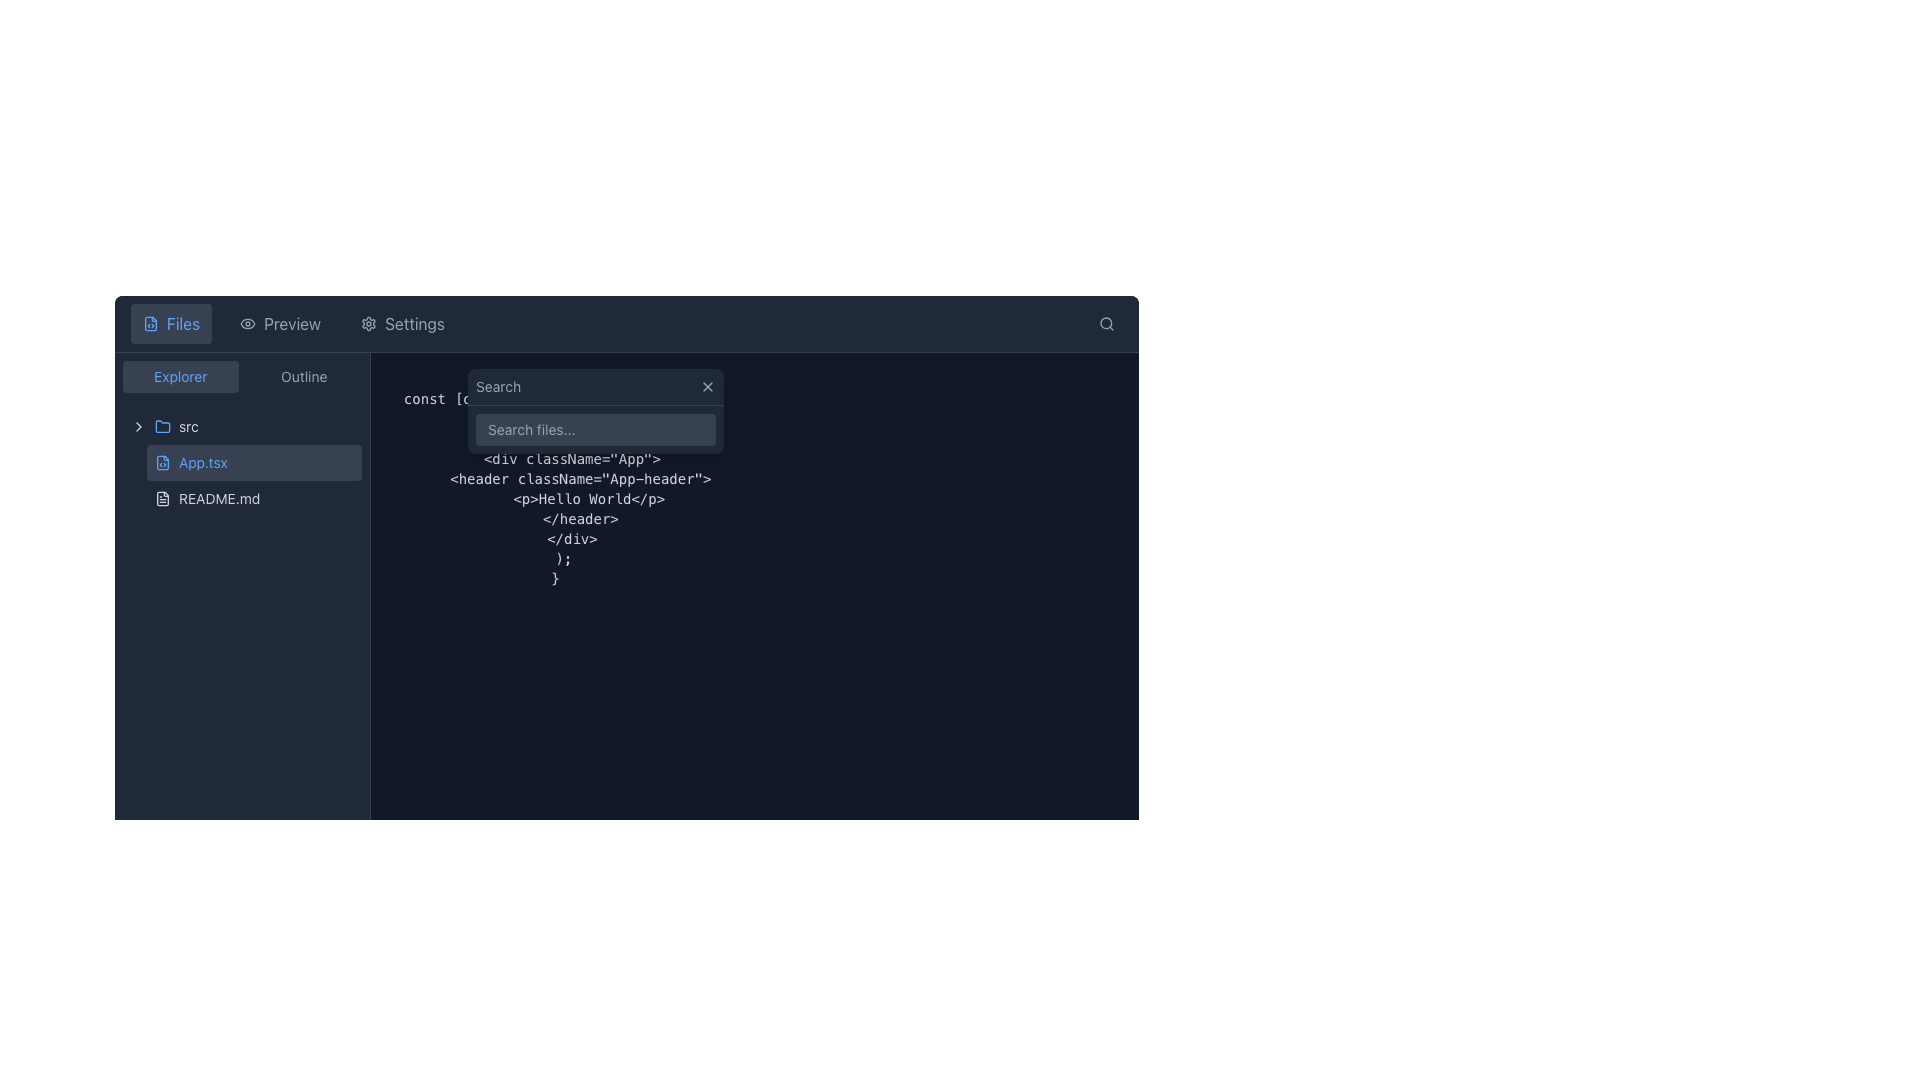  Describe the element at coordinates (292, 323) in the screenshot. I see `the 'Preview' text element, which is styled in gray and is positioned between 'Files' and 'Settings' in the top left corner navigation bar` at that location.